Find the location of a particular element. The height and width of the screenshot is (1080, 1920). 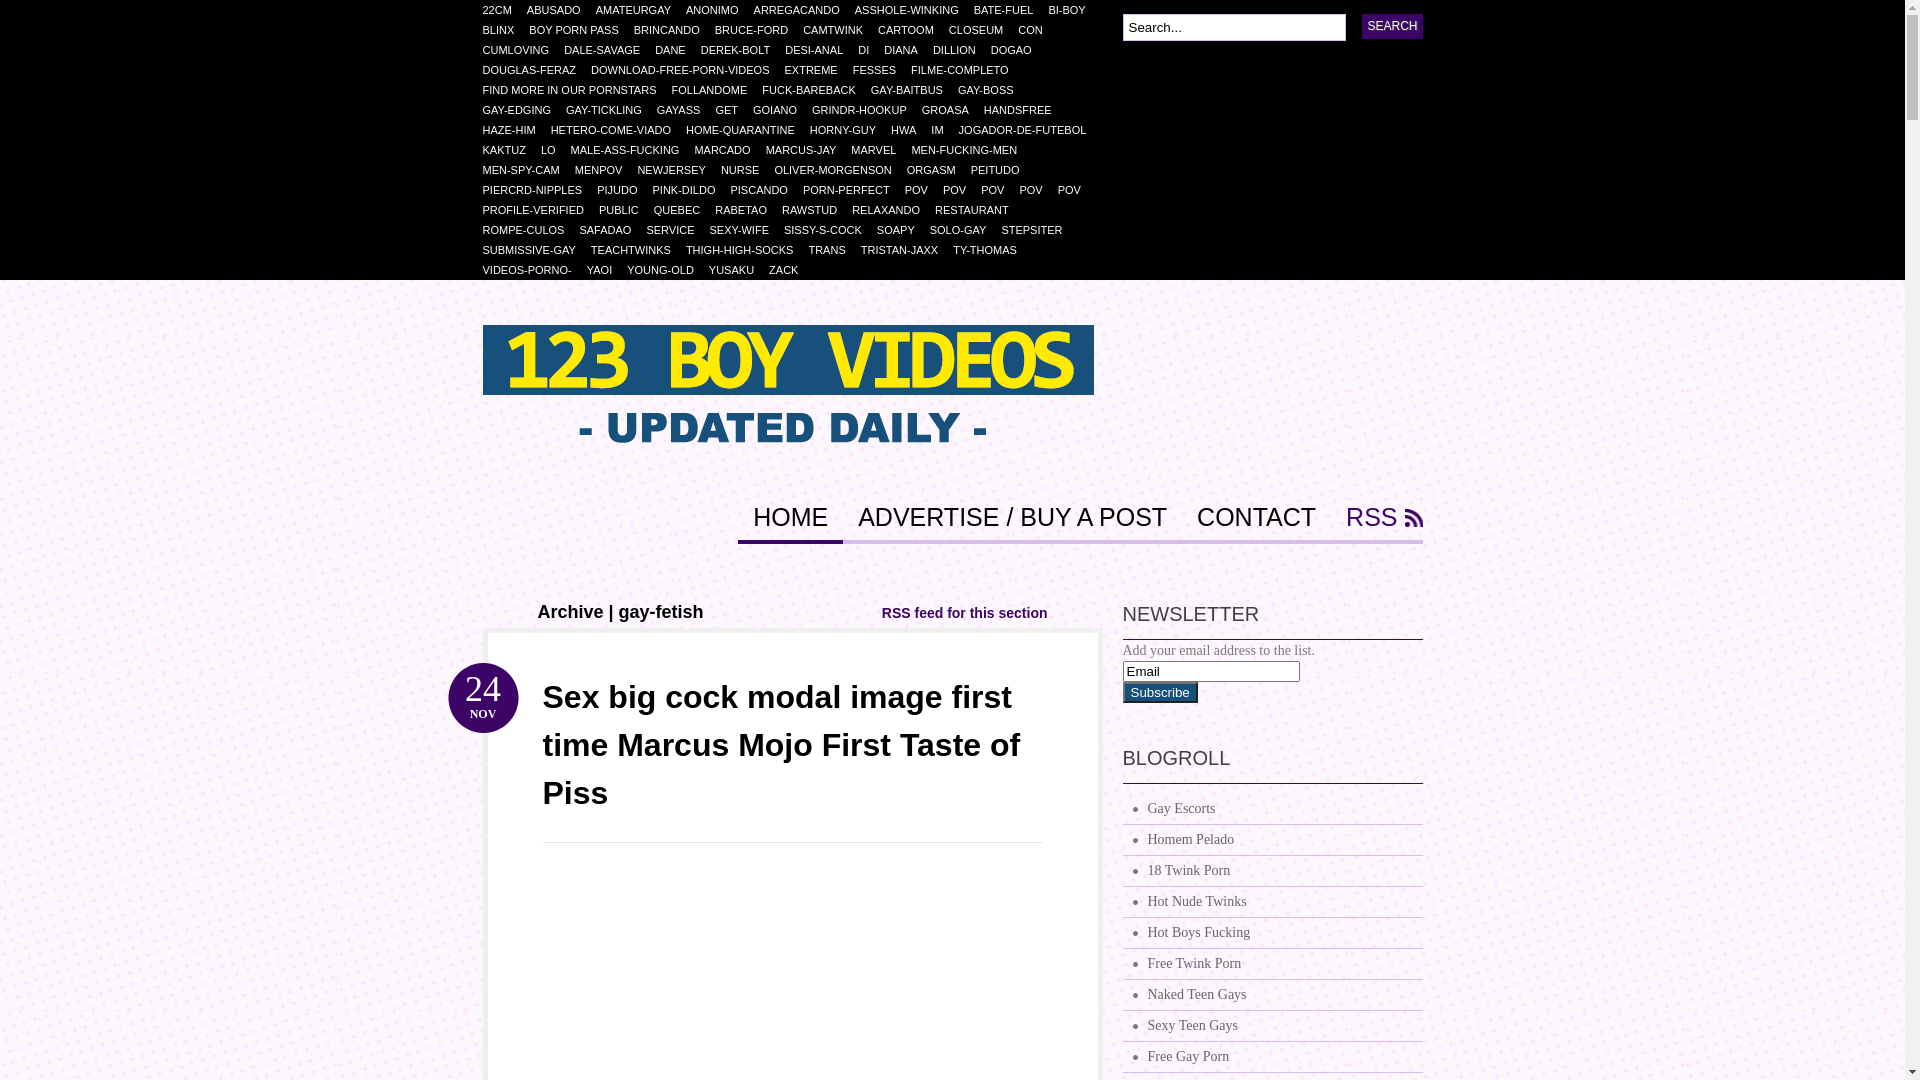

'FIND MORE IN OUR PORNSTARS' is located at coordinates (575, 88).